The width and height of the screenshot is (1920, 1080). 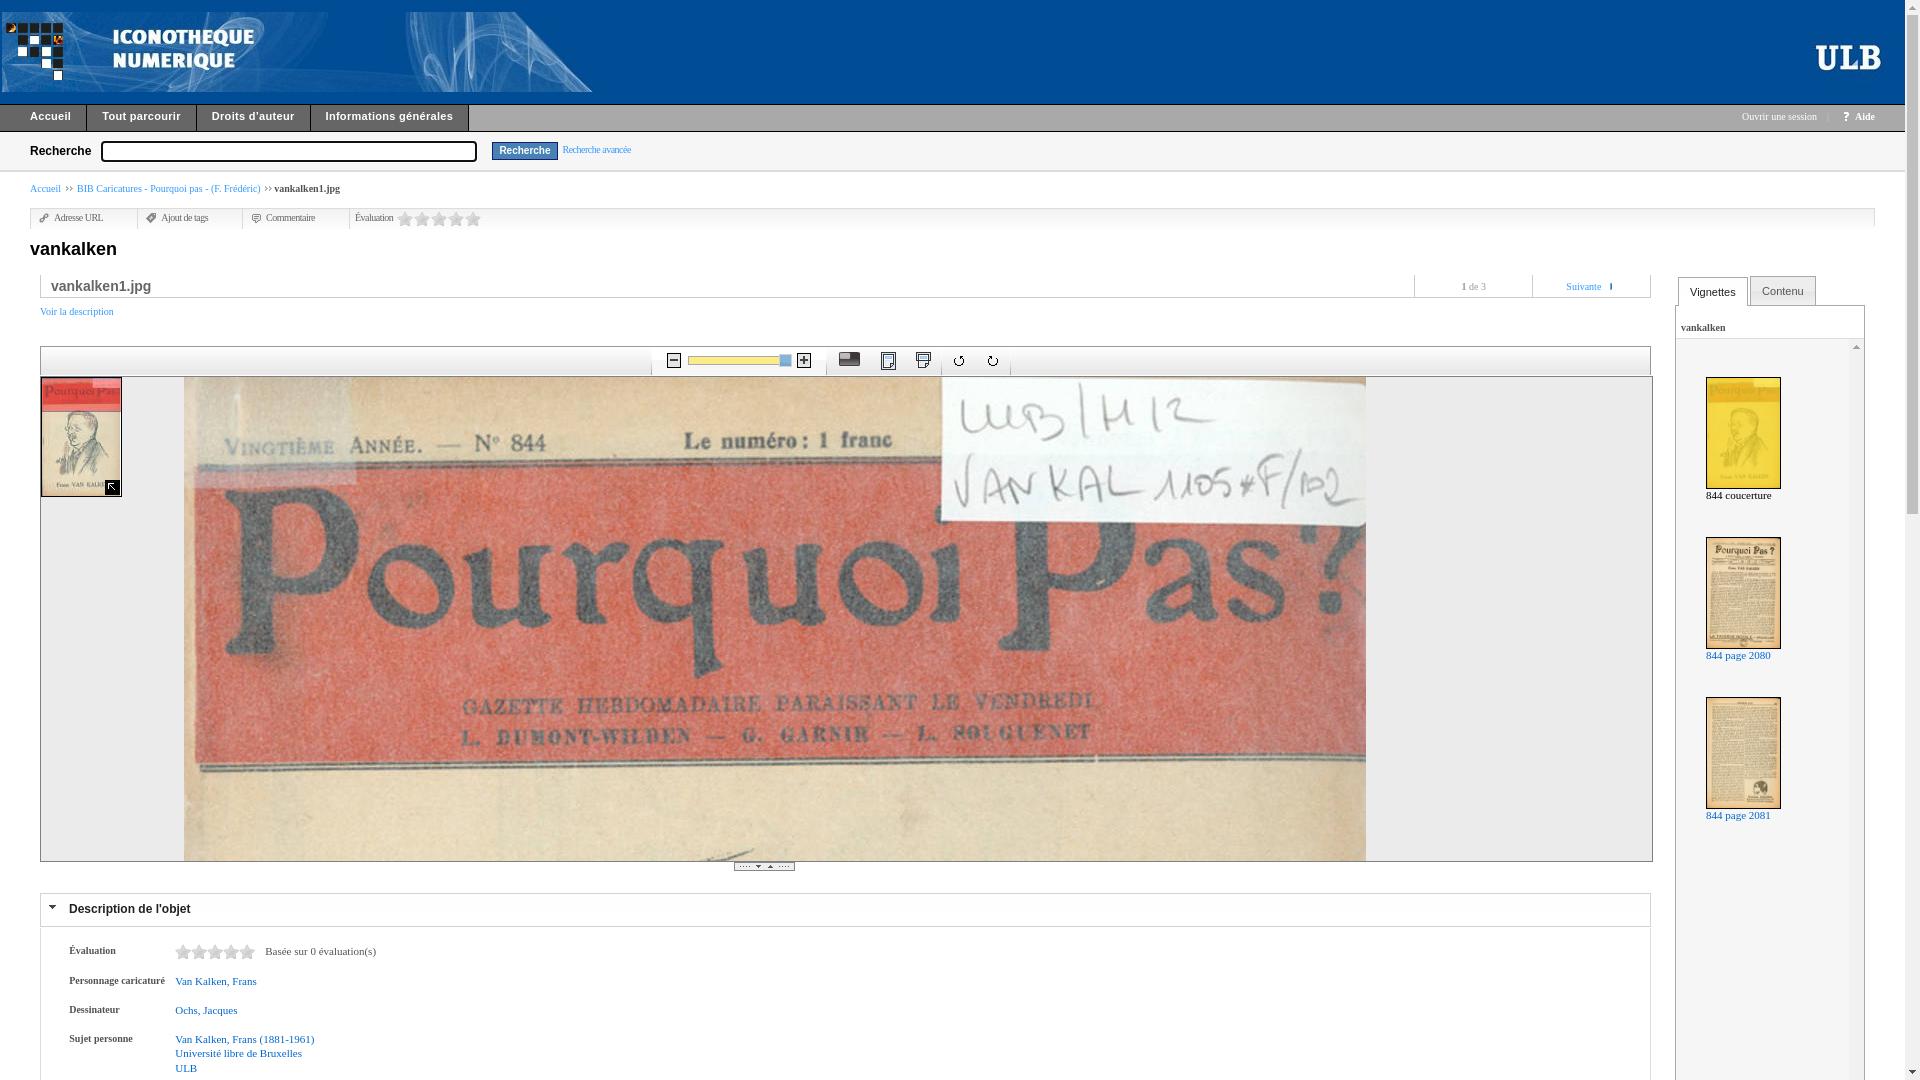 I want to click on 'Contenu', so click(x=1782, y=290).